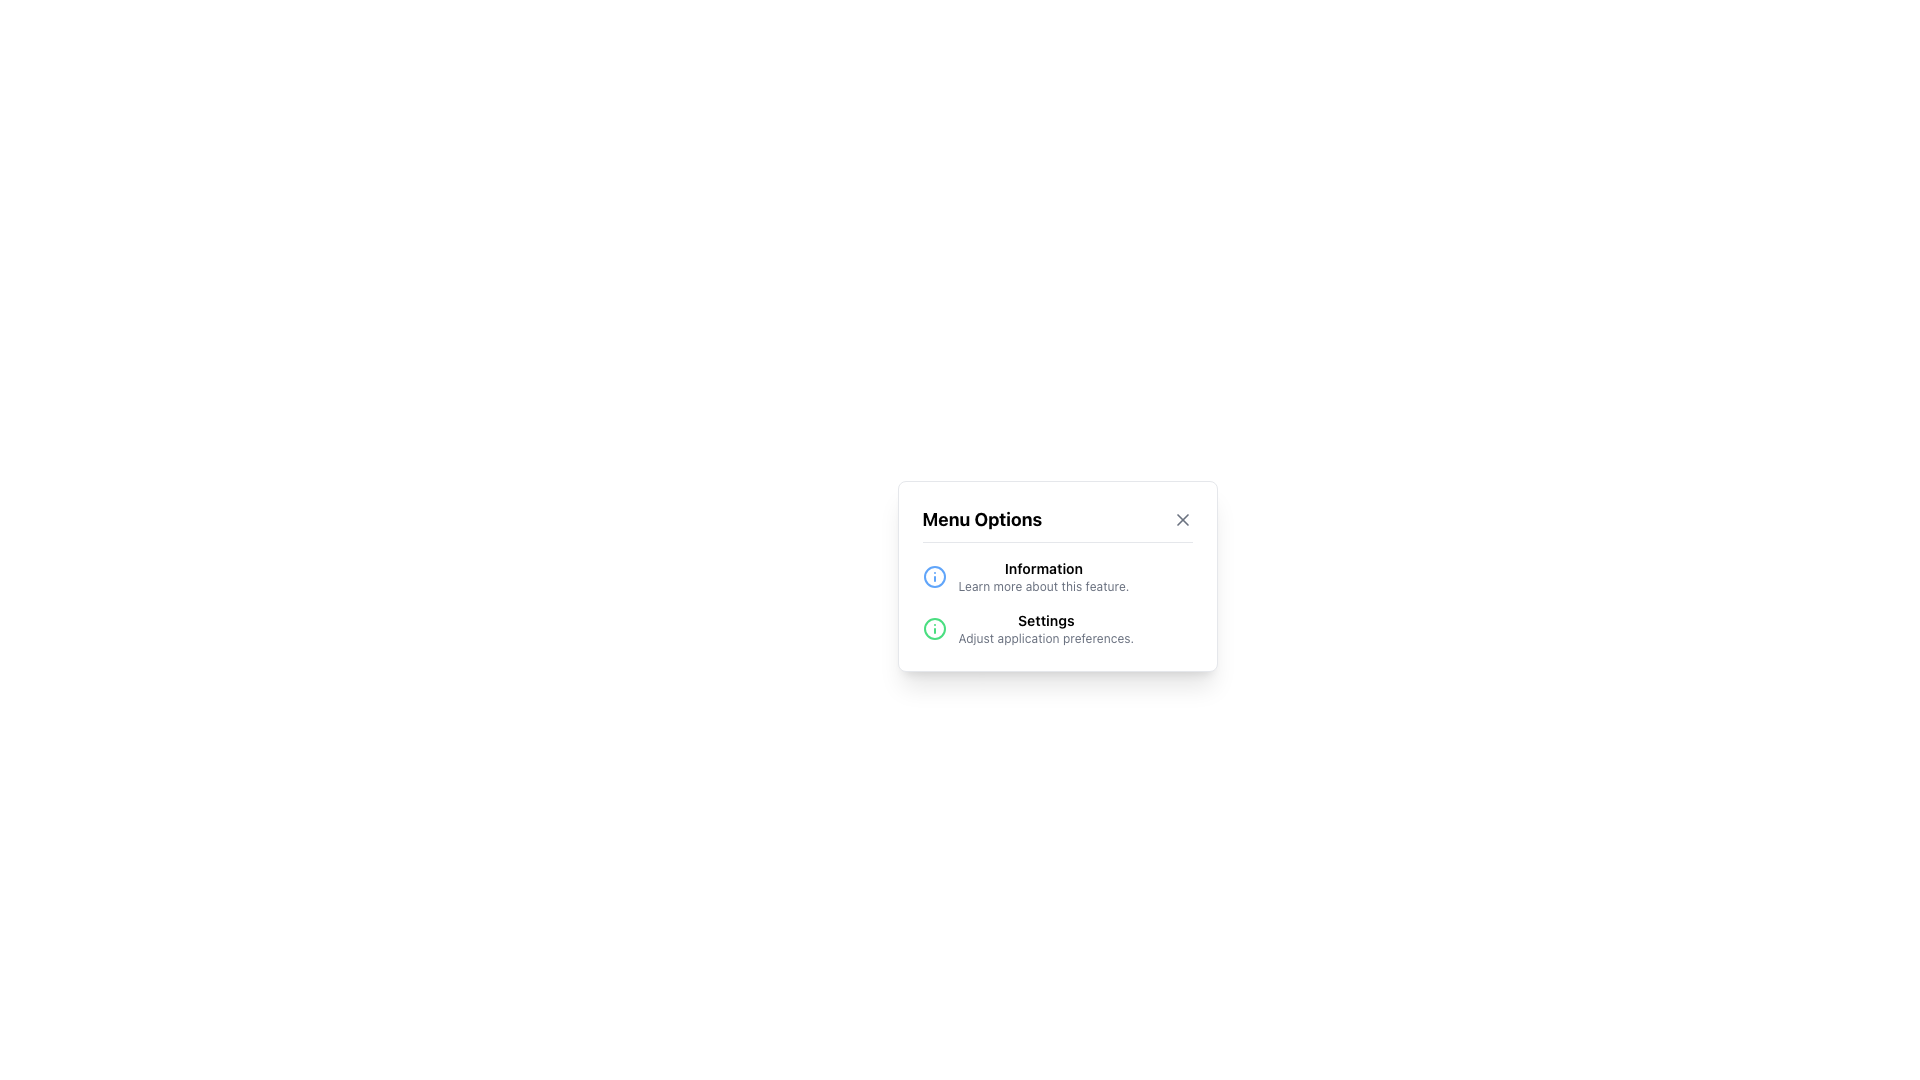 This screenshot has height=1080, width=1920. I want to click on the close button in the header of the 'Menu Options' modal to change its color to red, so click(1182, 518).